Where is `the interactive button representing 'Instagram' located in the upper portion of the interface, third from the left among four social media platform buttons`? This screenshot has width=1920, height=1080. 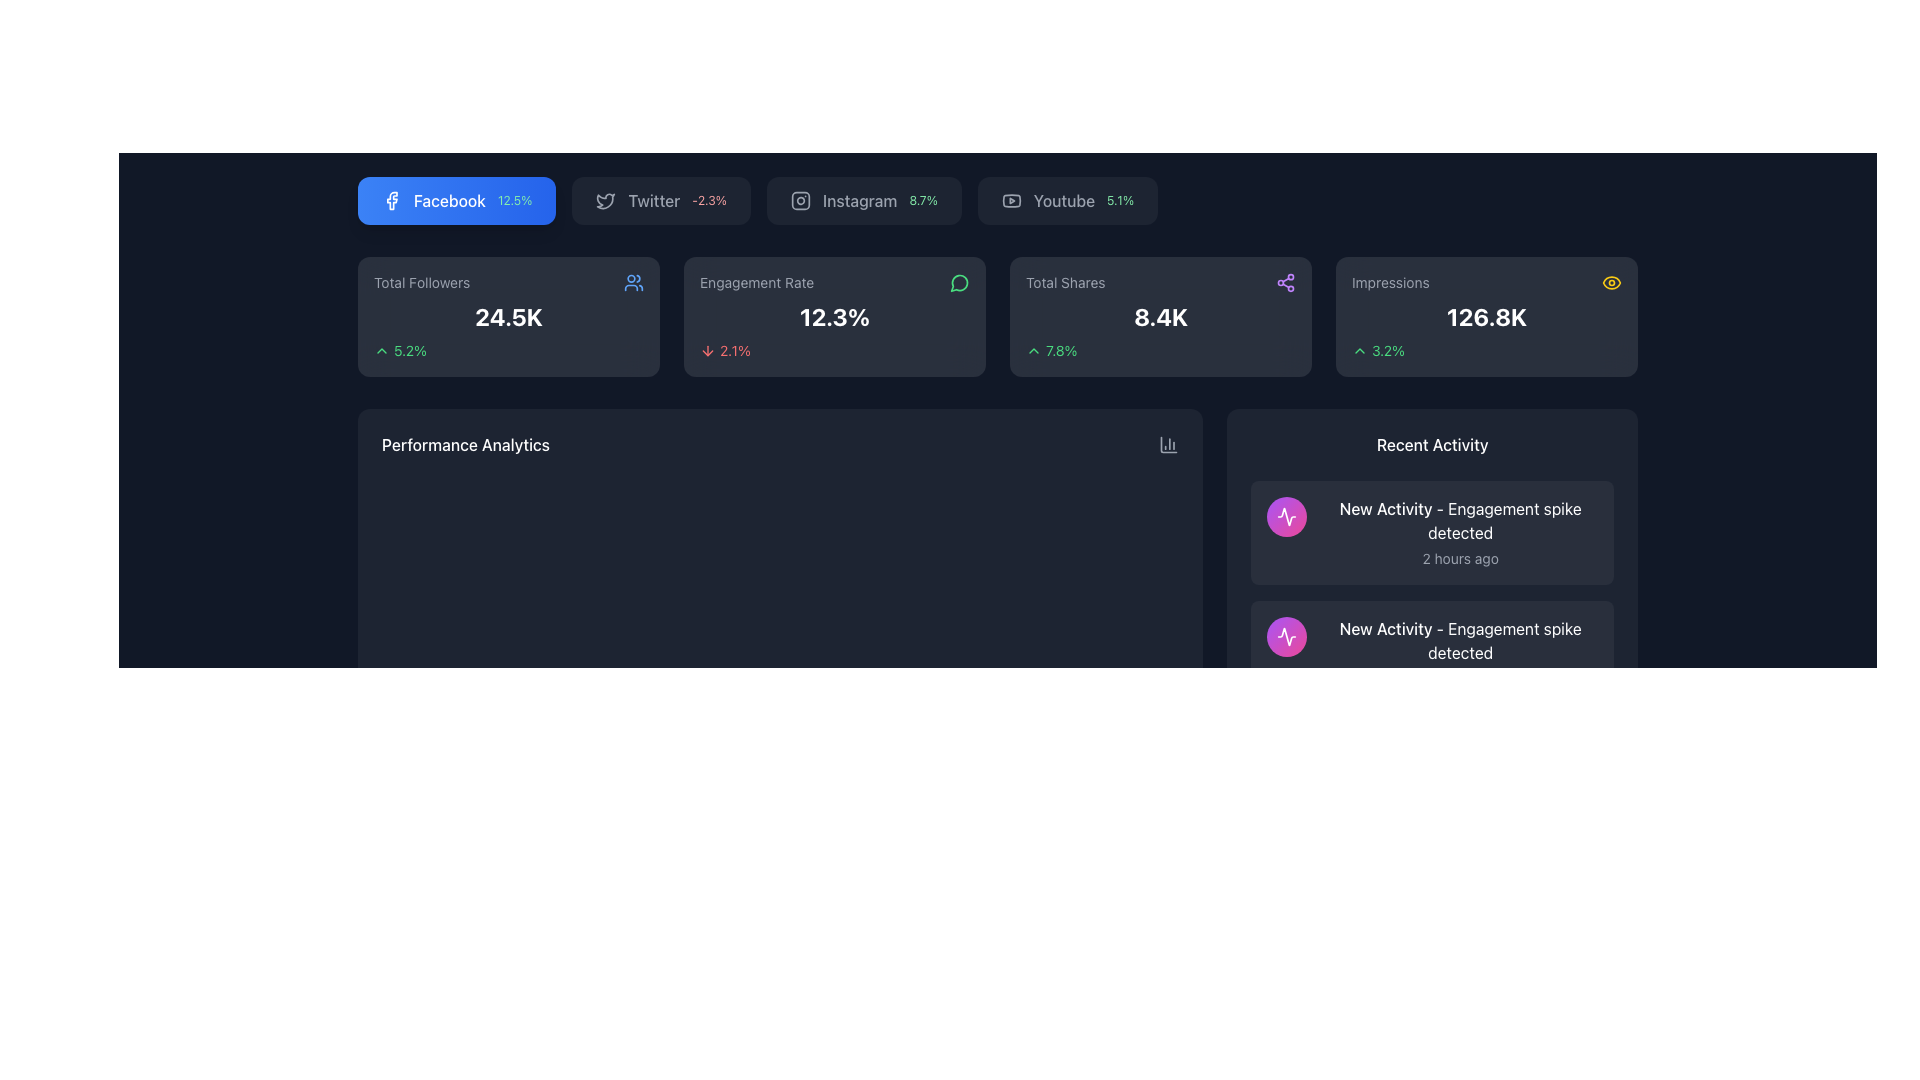
the interactive button representing 'Instagram' located in the upper portion of the interface, third from the left among four social media platform buttons is located at coordinates (864, 200).